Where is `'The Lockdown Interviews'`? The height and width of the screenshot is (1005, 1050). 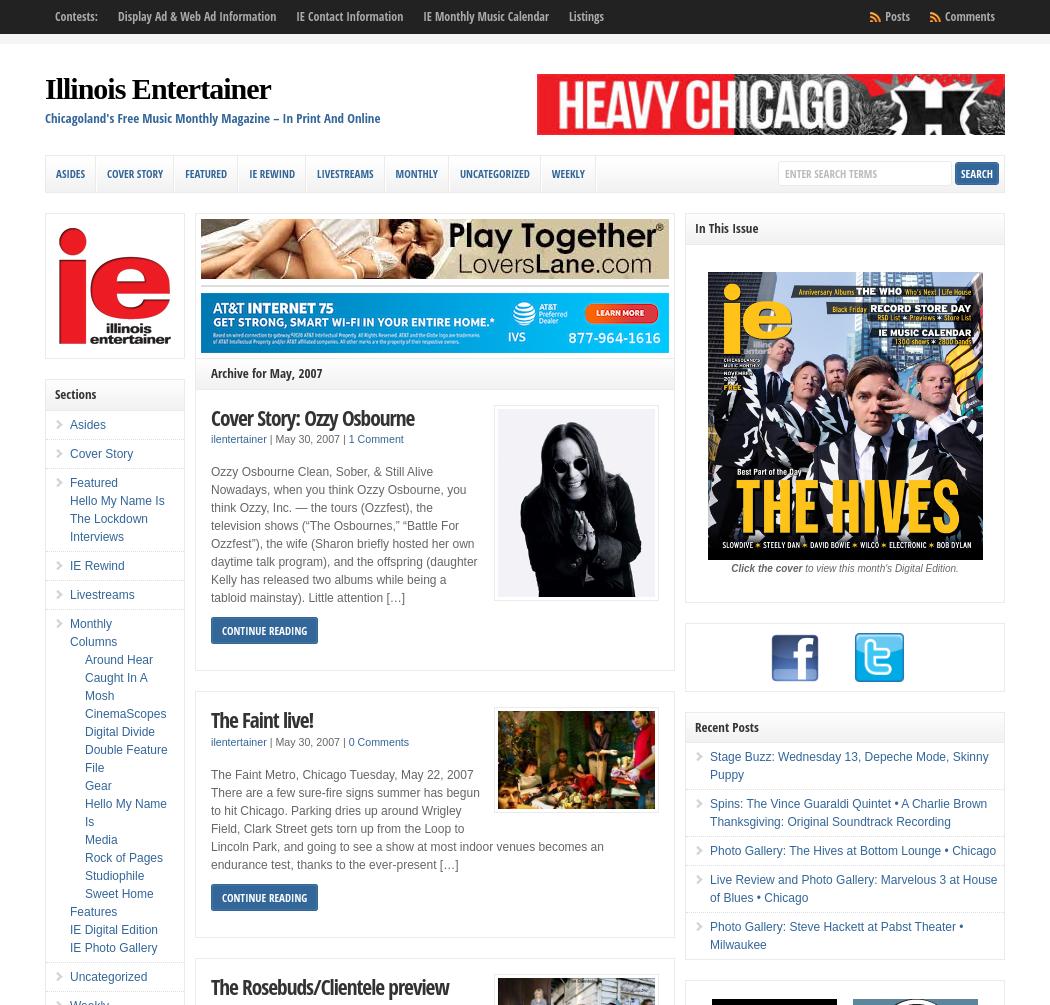
'The Lockdown Interviews' is located at coordinates (108, 526).